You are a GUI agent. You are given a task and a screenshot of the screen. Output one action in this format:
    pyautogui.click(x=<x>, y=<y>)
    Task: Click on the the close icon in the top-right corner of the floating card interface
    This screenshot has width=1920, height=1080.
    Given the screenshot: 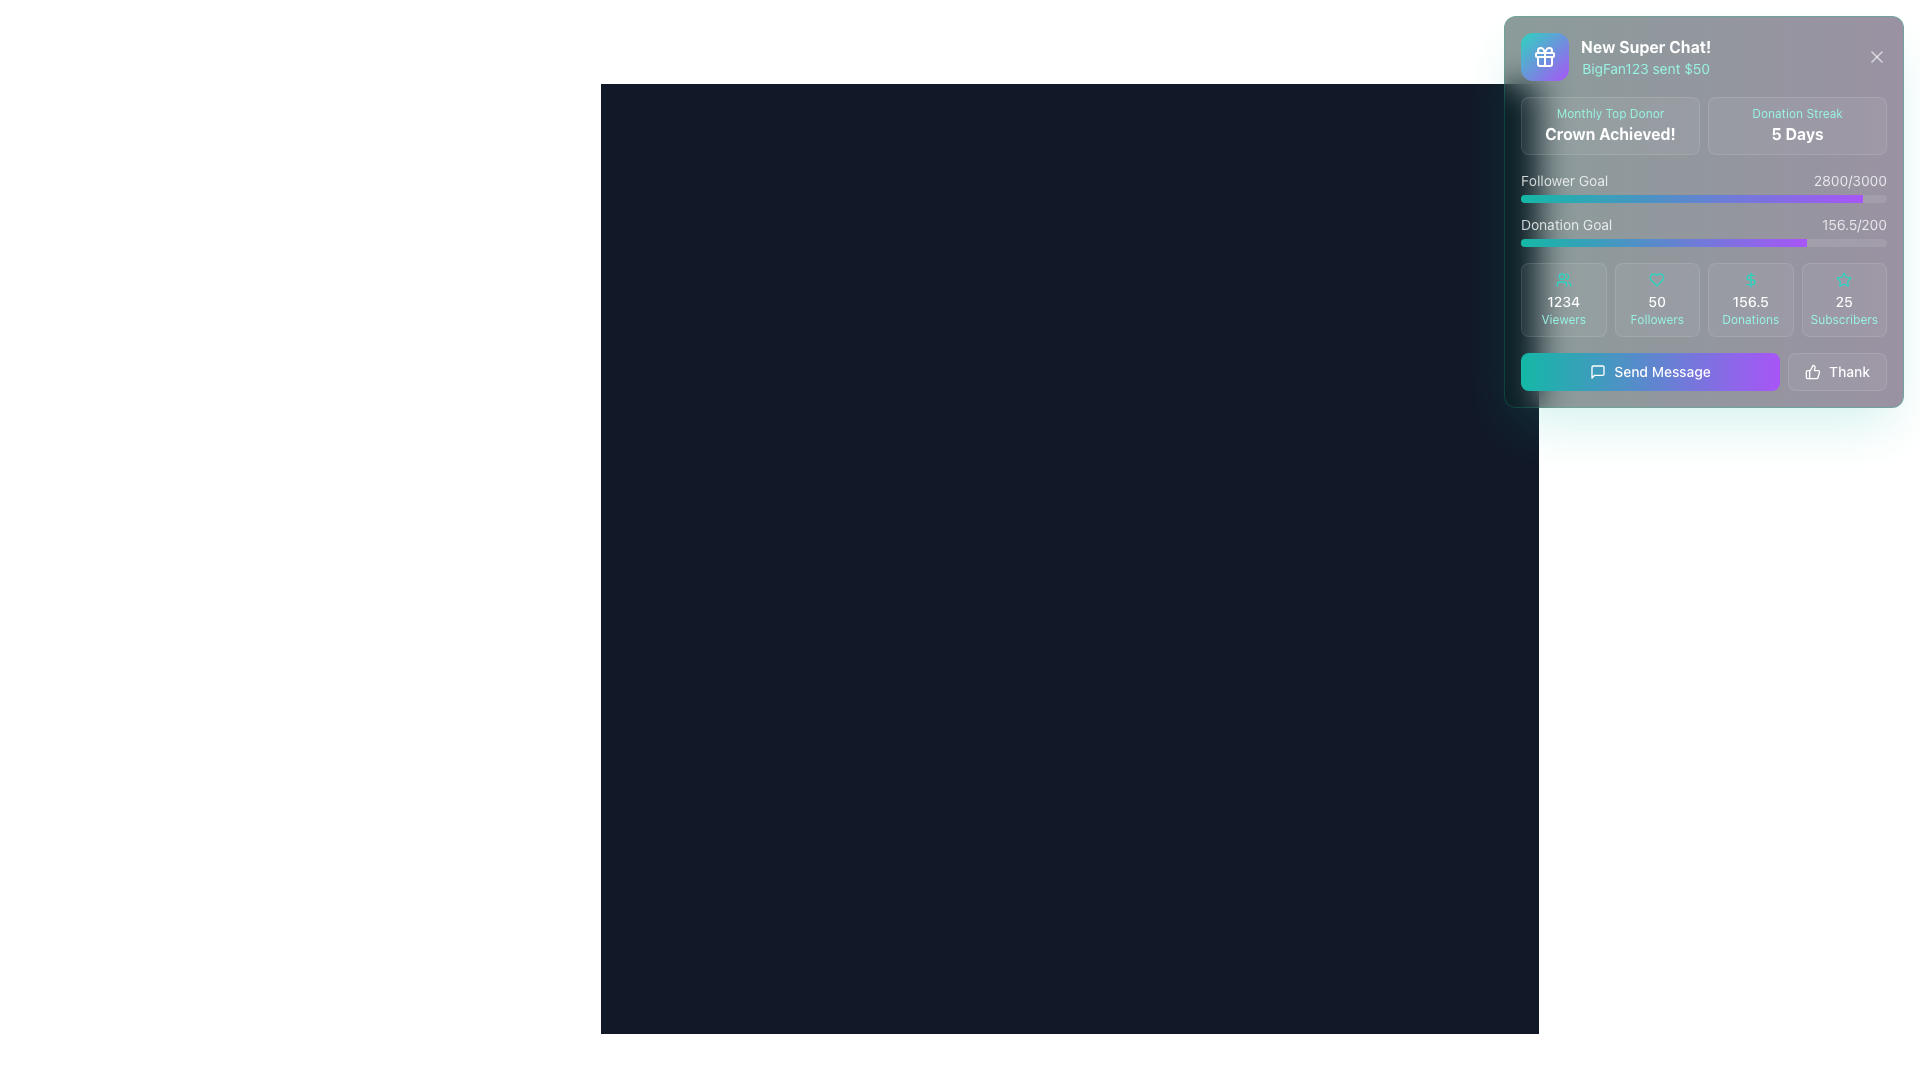 What is the action you would take?
    pyautogui.click(x=1875, y=56)
    